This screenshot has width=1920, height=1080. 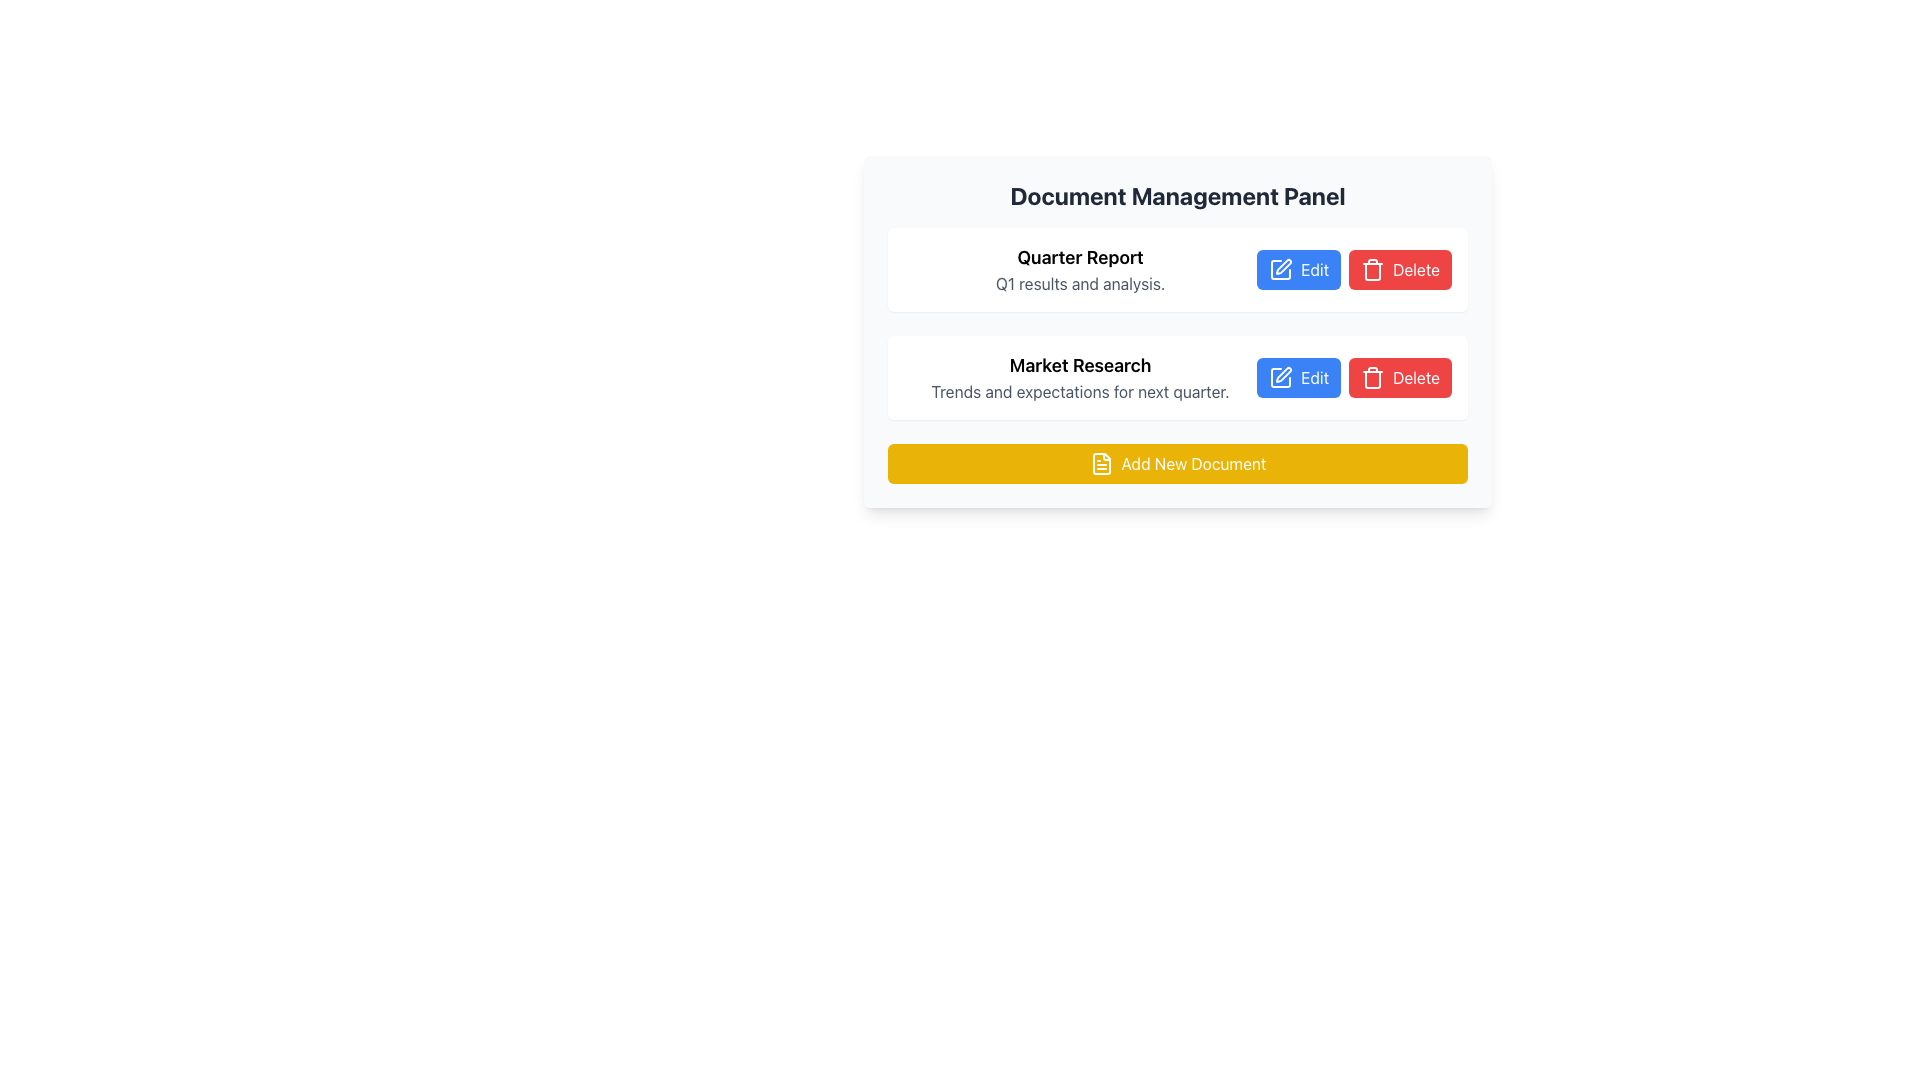 What do you see at coordinates (1299, 270) in the screenshot?
I see `the button that triggers editing of the 'Quarter Report' entry, located at the right end of the control group preceding the 'Delete' button` at bounding box center [1299, 270].